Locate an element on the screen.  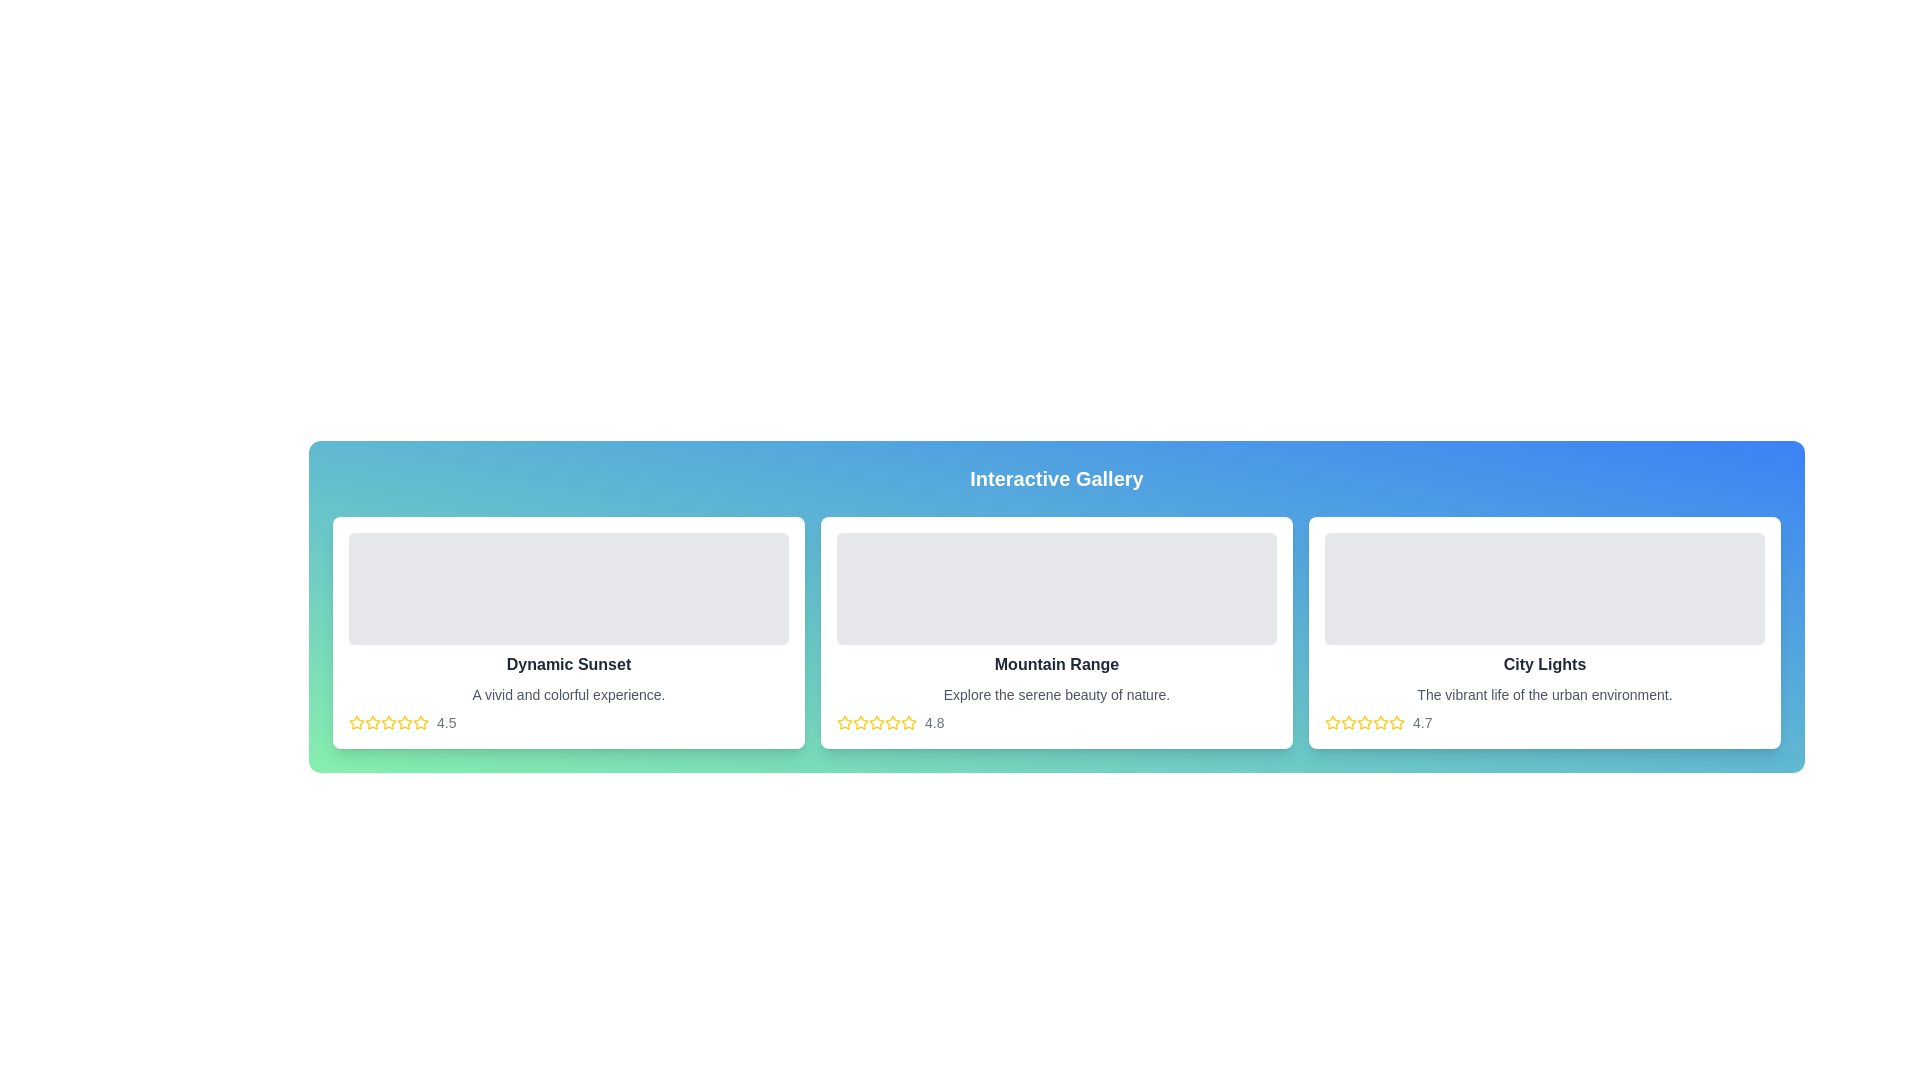
the fifth star-shaped icon from the left in a row of star icons below the 'City Lights' card is located at coordinates (1363, 722).